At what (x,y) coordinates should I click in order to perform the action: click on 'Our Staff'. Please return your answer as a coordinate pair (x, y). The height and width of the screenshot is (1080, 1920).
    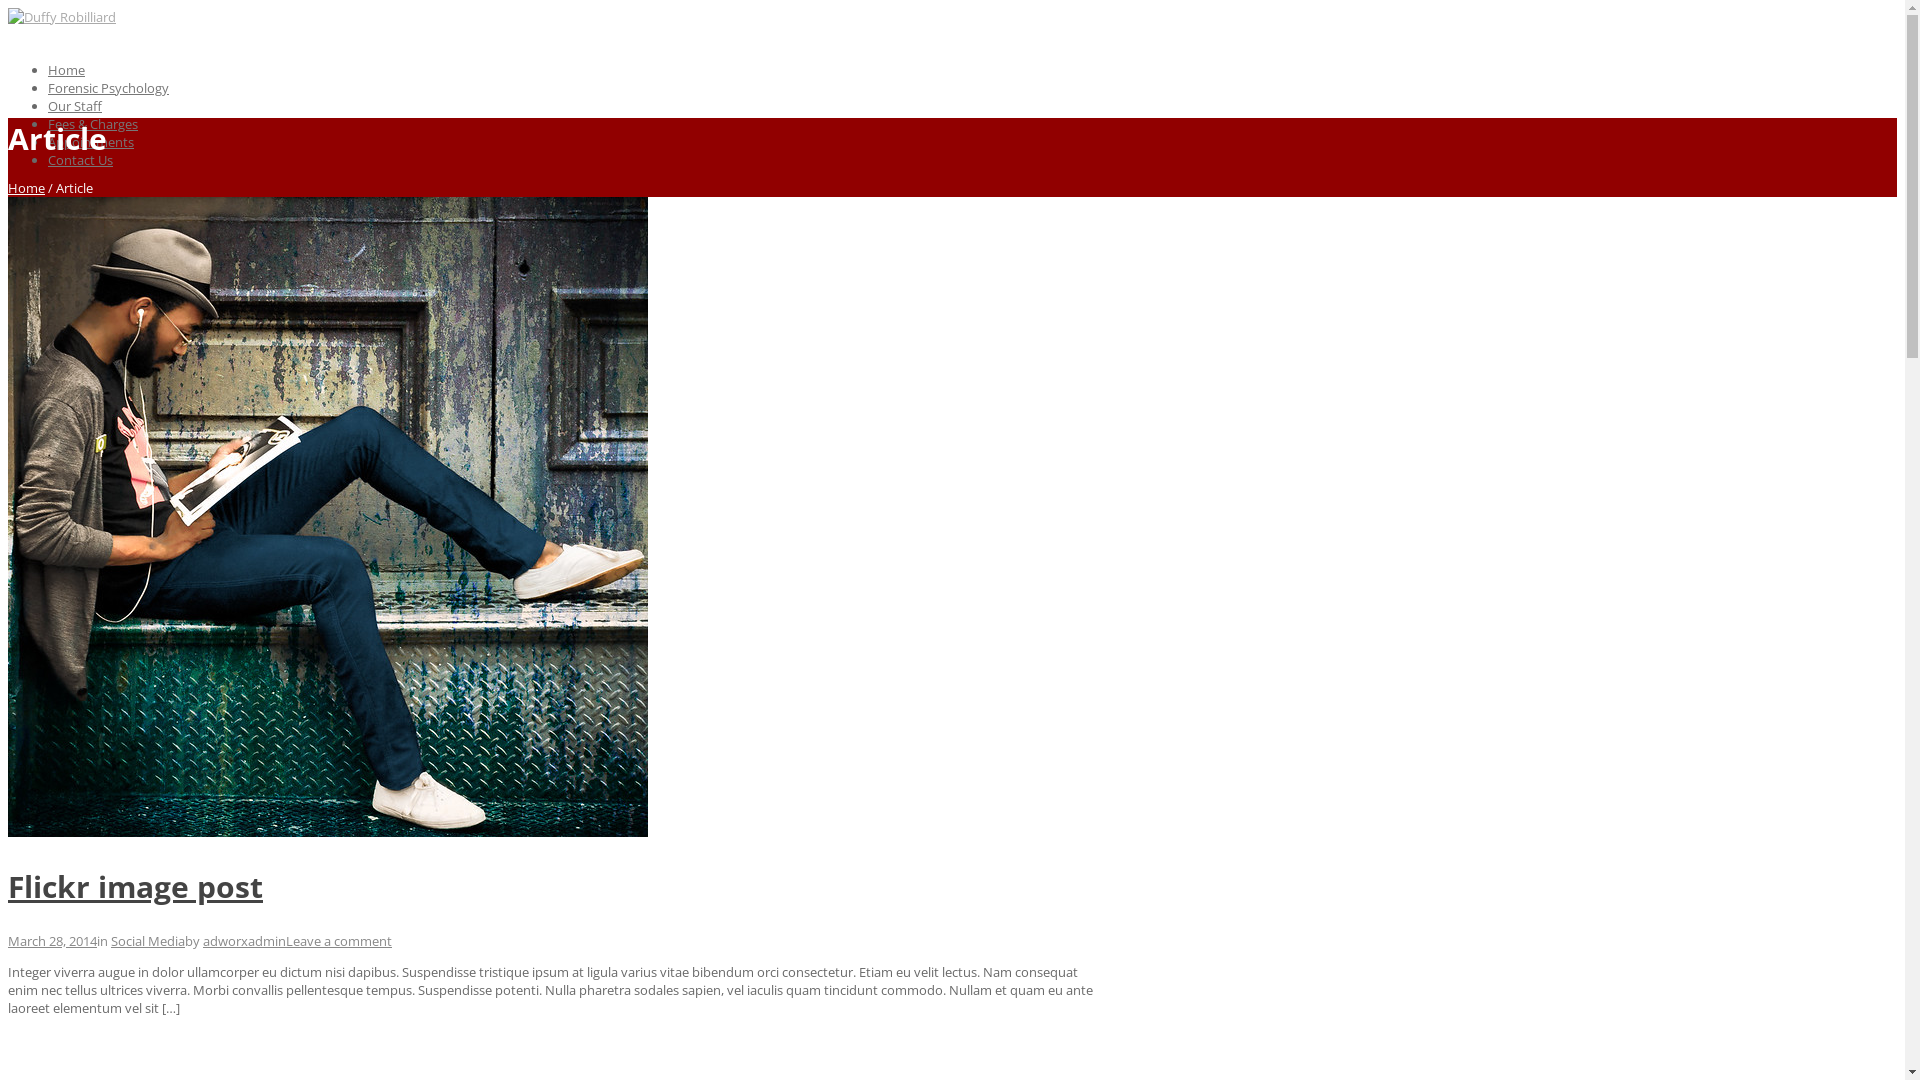
    Looking at the image, I should click on (75, 105).